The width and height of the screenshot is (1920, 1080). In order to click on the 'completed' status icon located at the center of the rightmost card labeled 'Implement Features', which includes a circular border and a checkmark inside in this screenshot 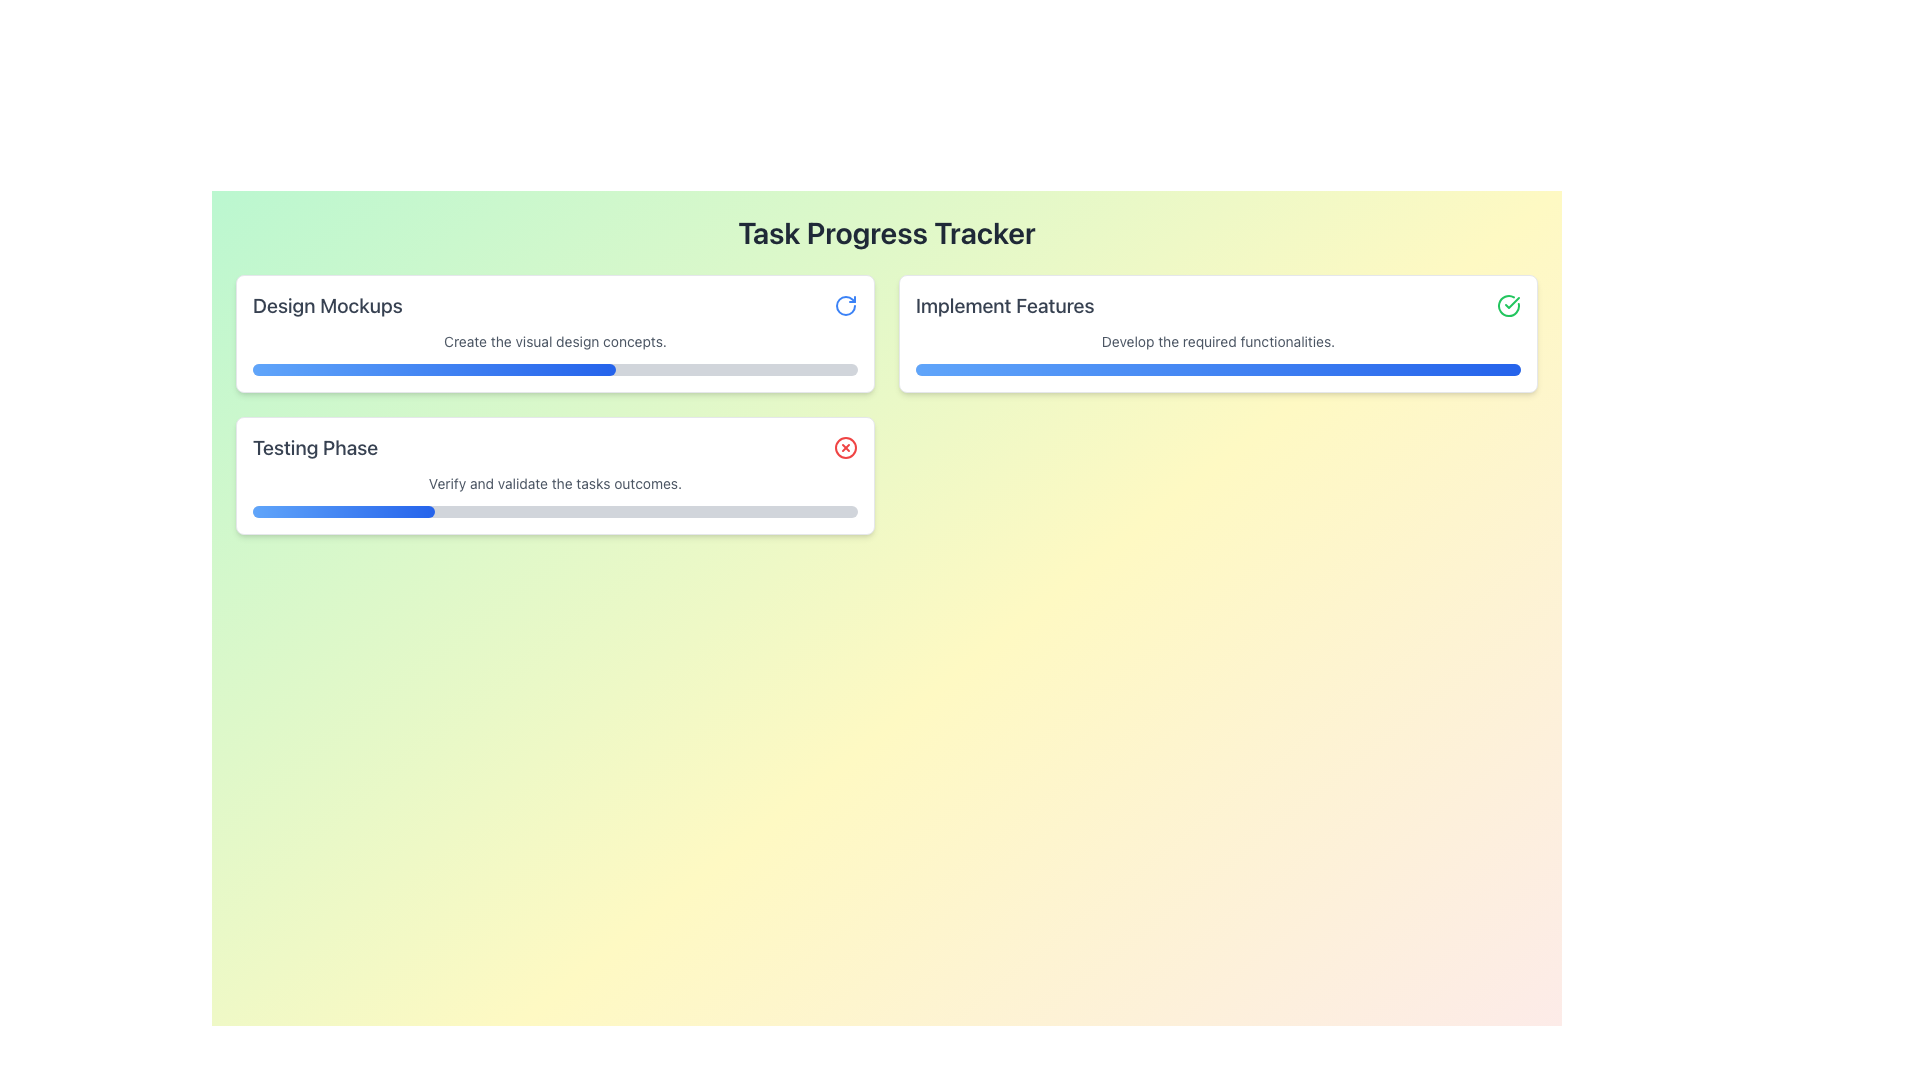, I will do `click(1512, 303)`.